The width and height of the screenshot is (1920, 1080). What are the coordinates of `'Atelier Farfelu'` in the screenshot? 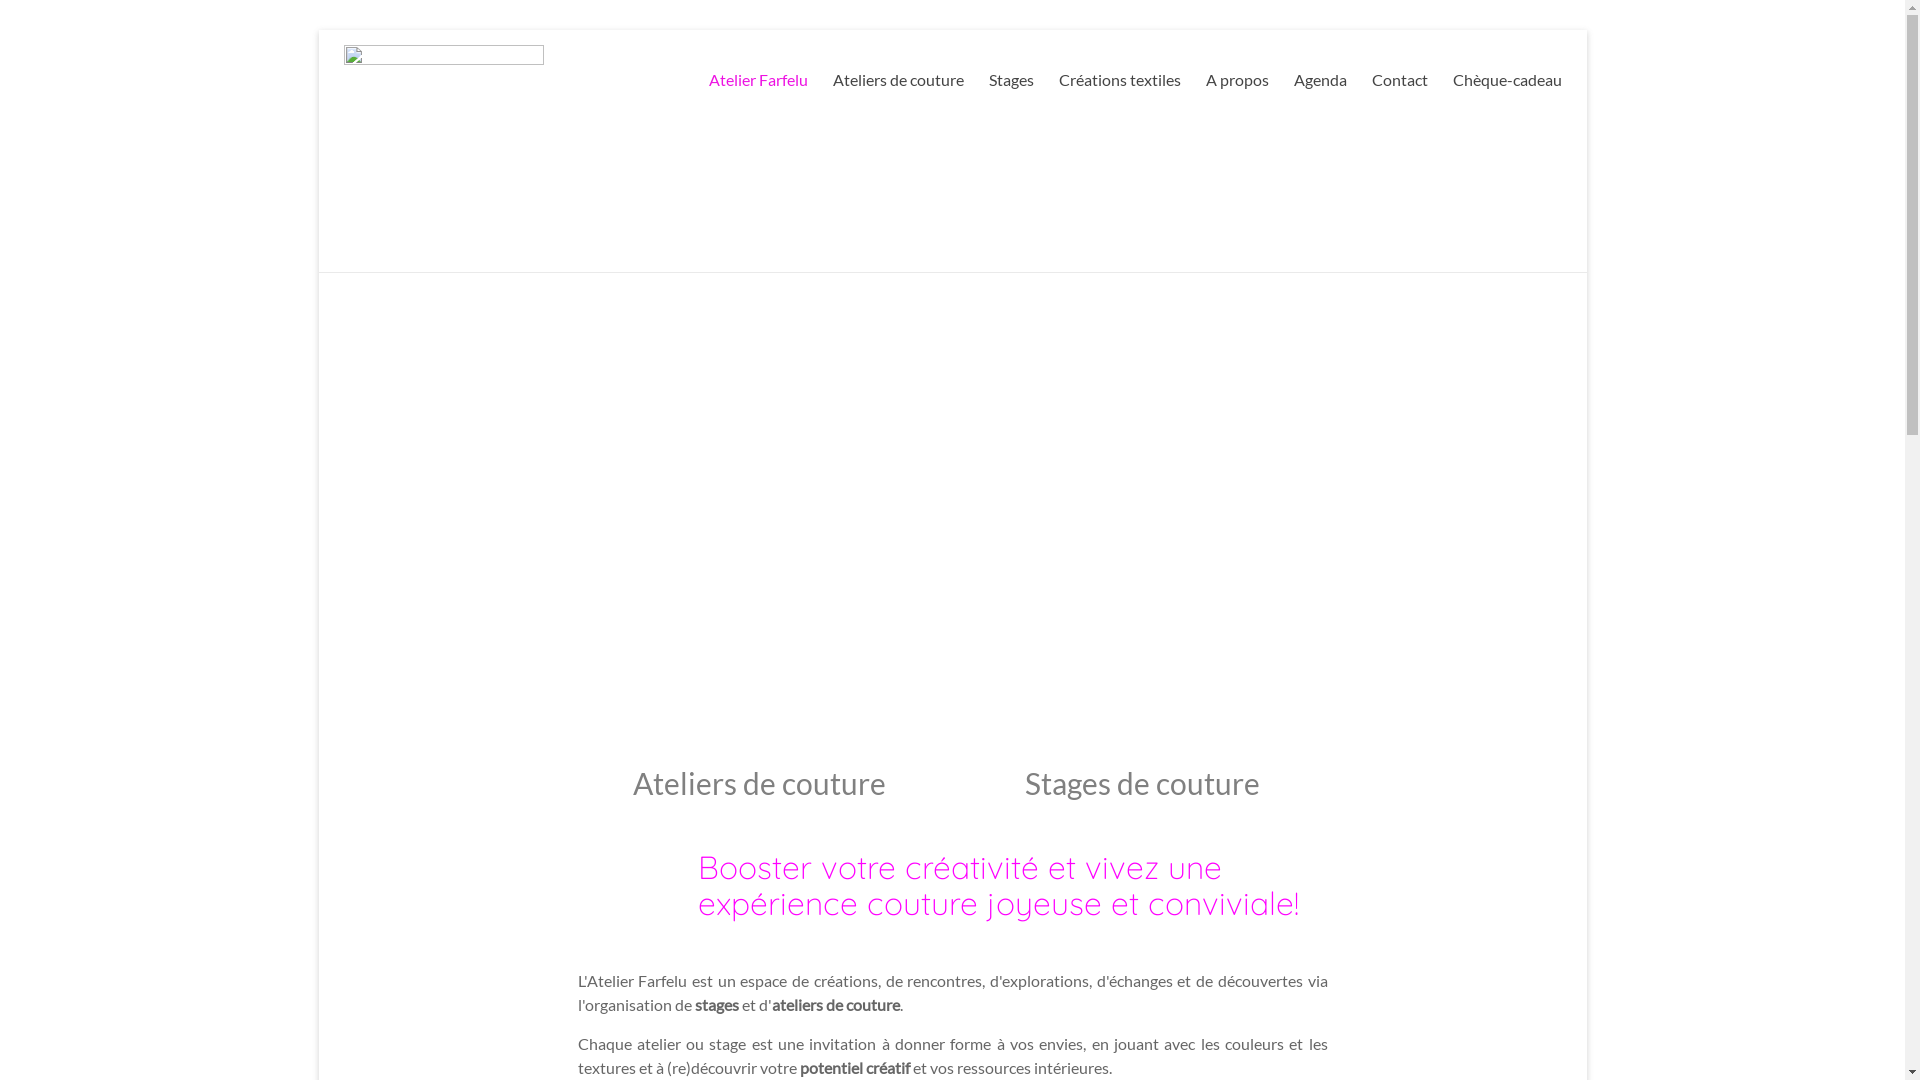 It's located at (756, 79).